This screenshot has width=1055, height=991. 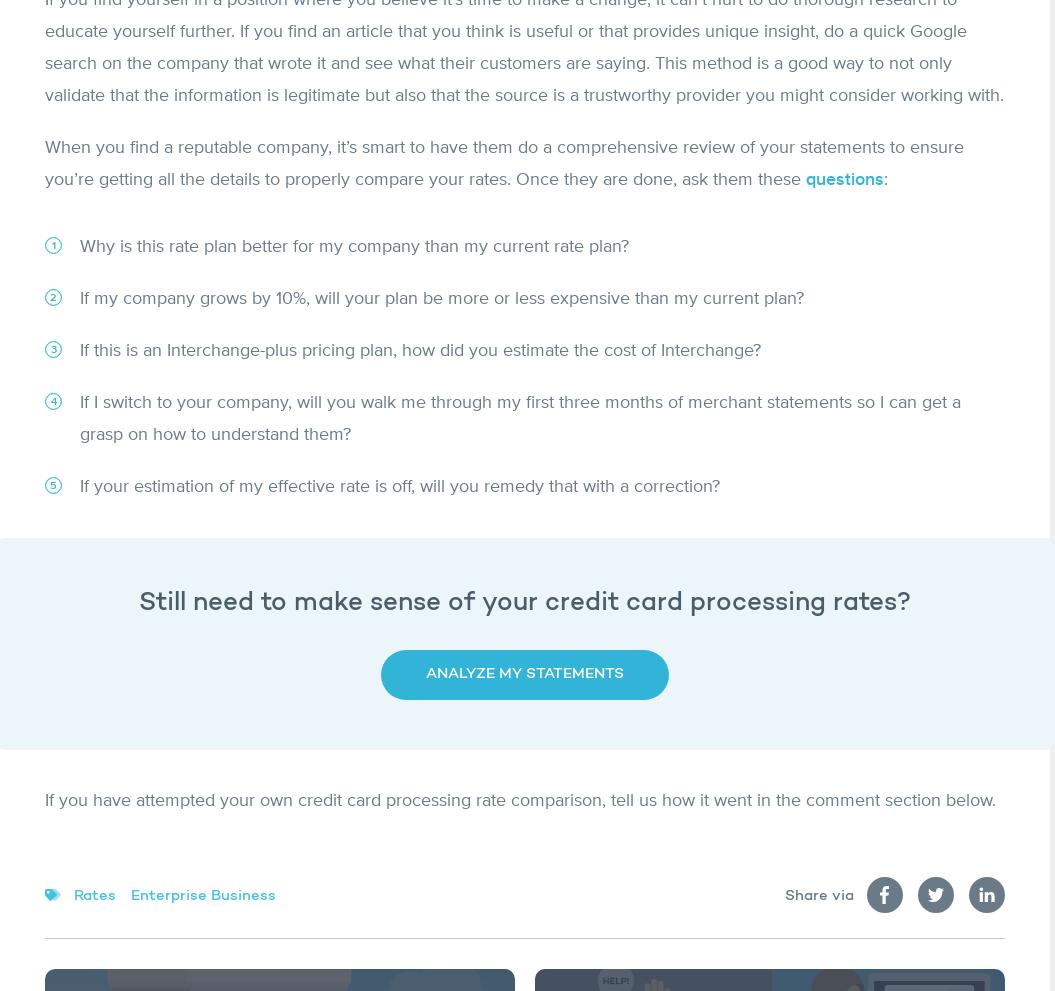 I want to click on 'questions', so click(x=844, y=178).